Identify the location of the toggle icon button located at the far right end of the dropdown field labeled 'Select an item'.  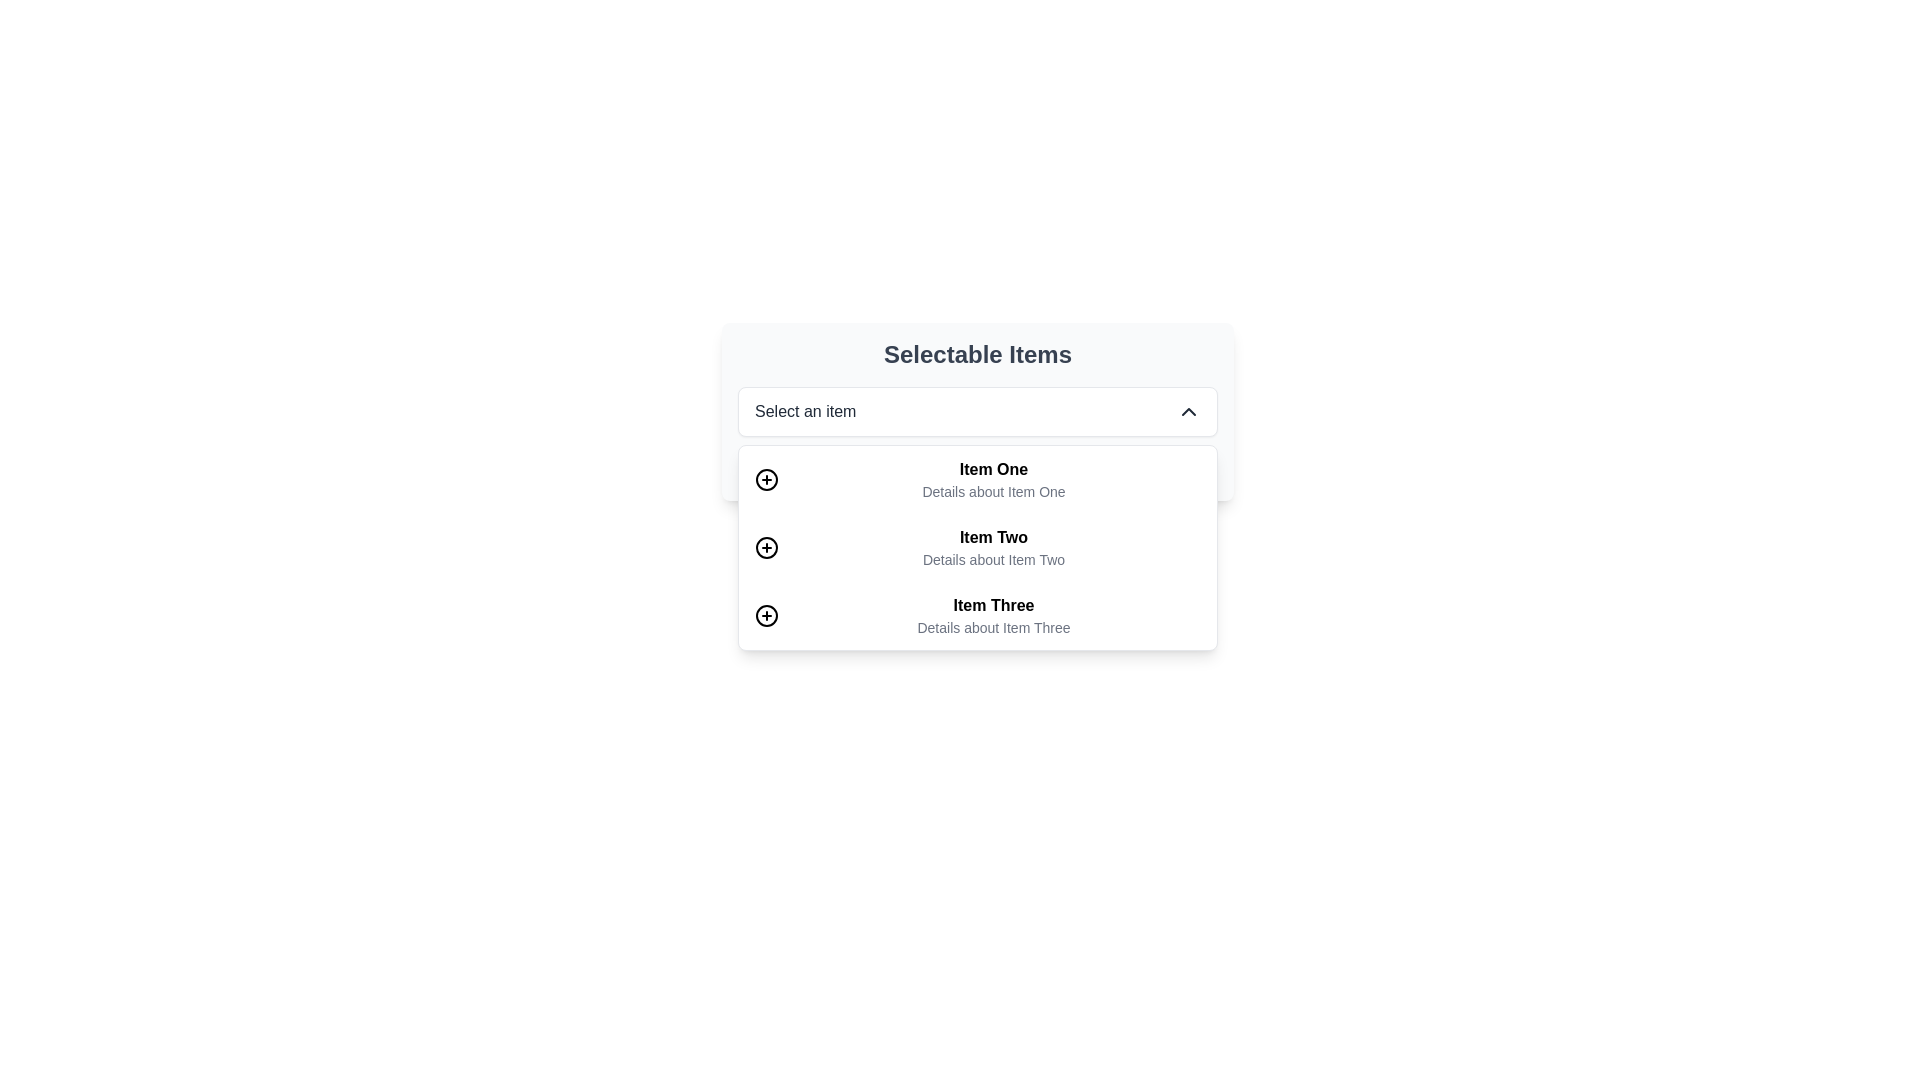
(1189, 411).